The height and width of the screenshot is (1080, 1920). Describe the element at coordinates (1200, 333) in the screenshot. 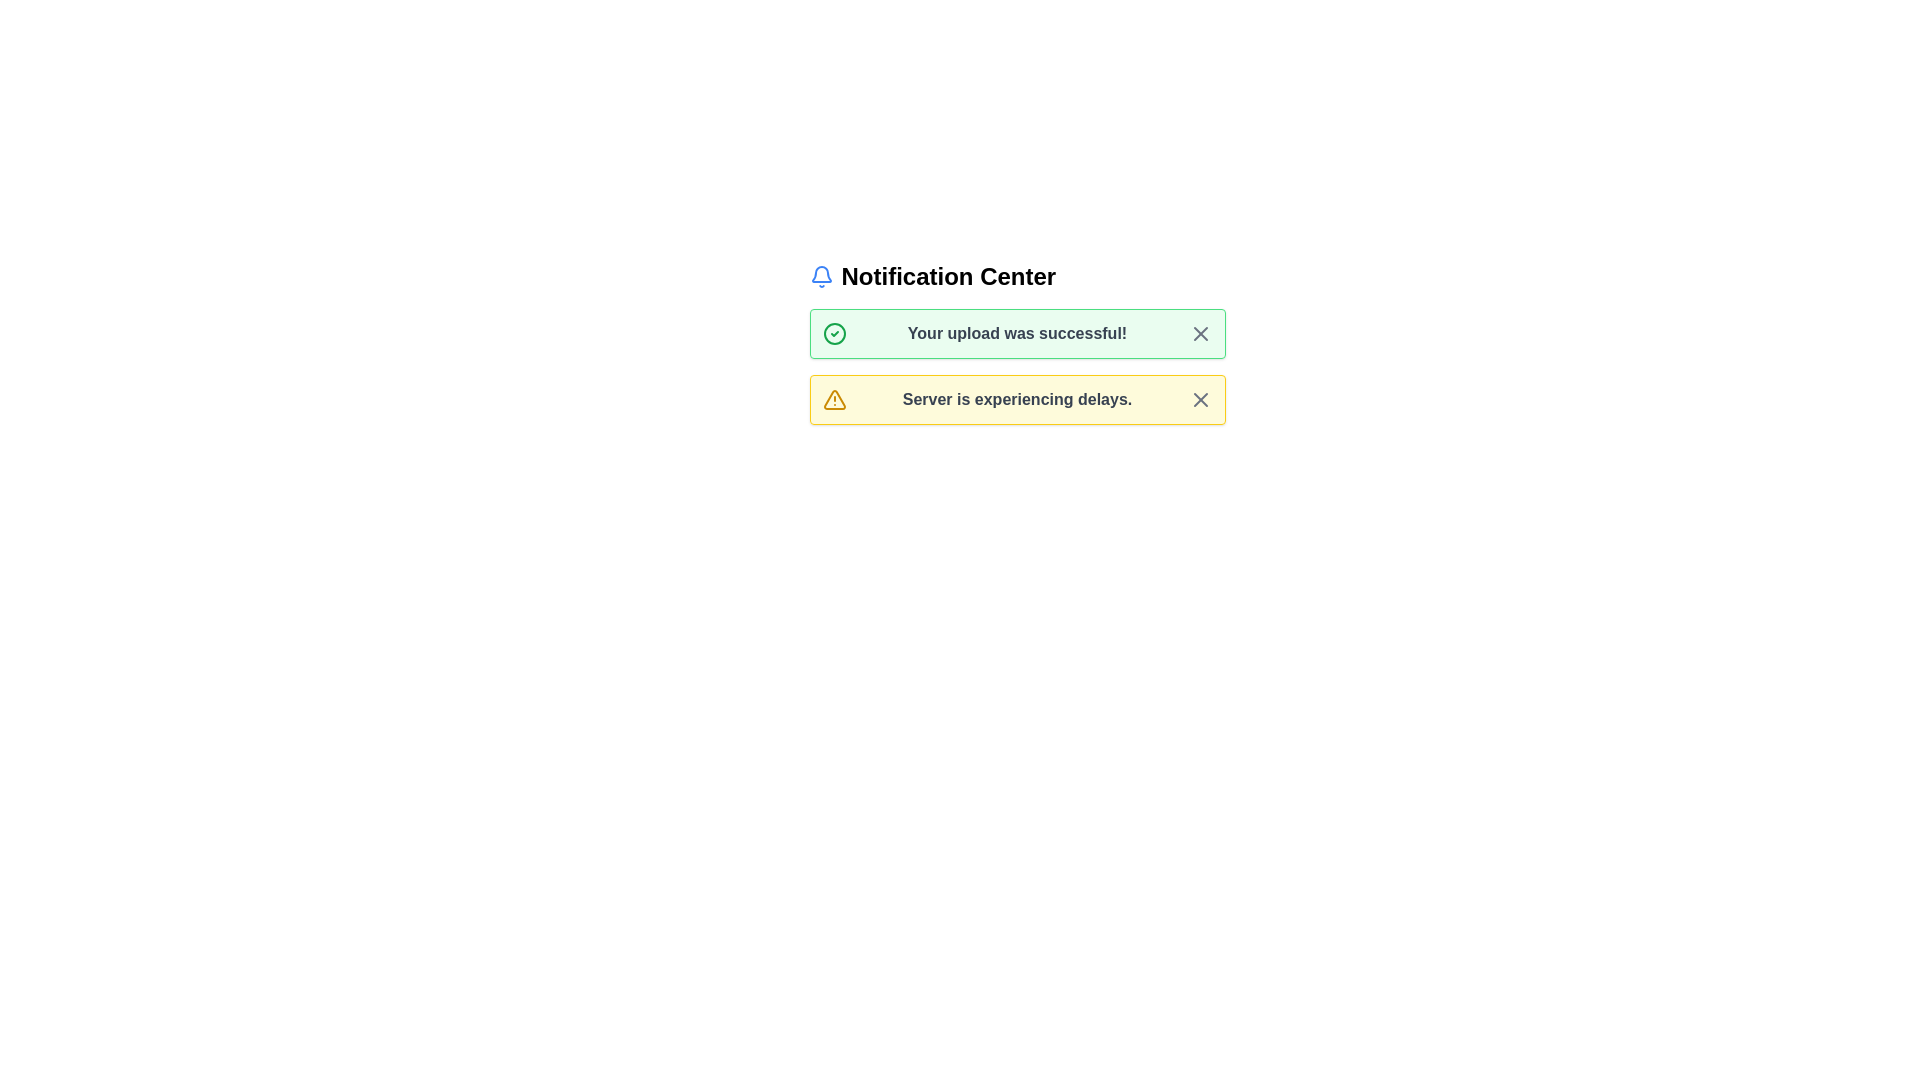

I see `the X button of the alert to dismiss it` at that location.